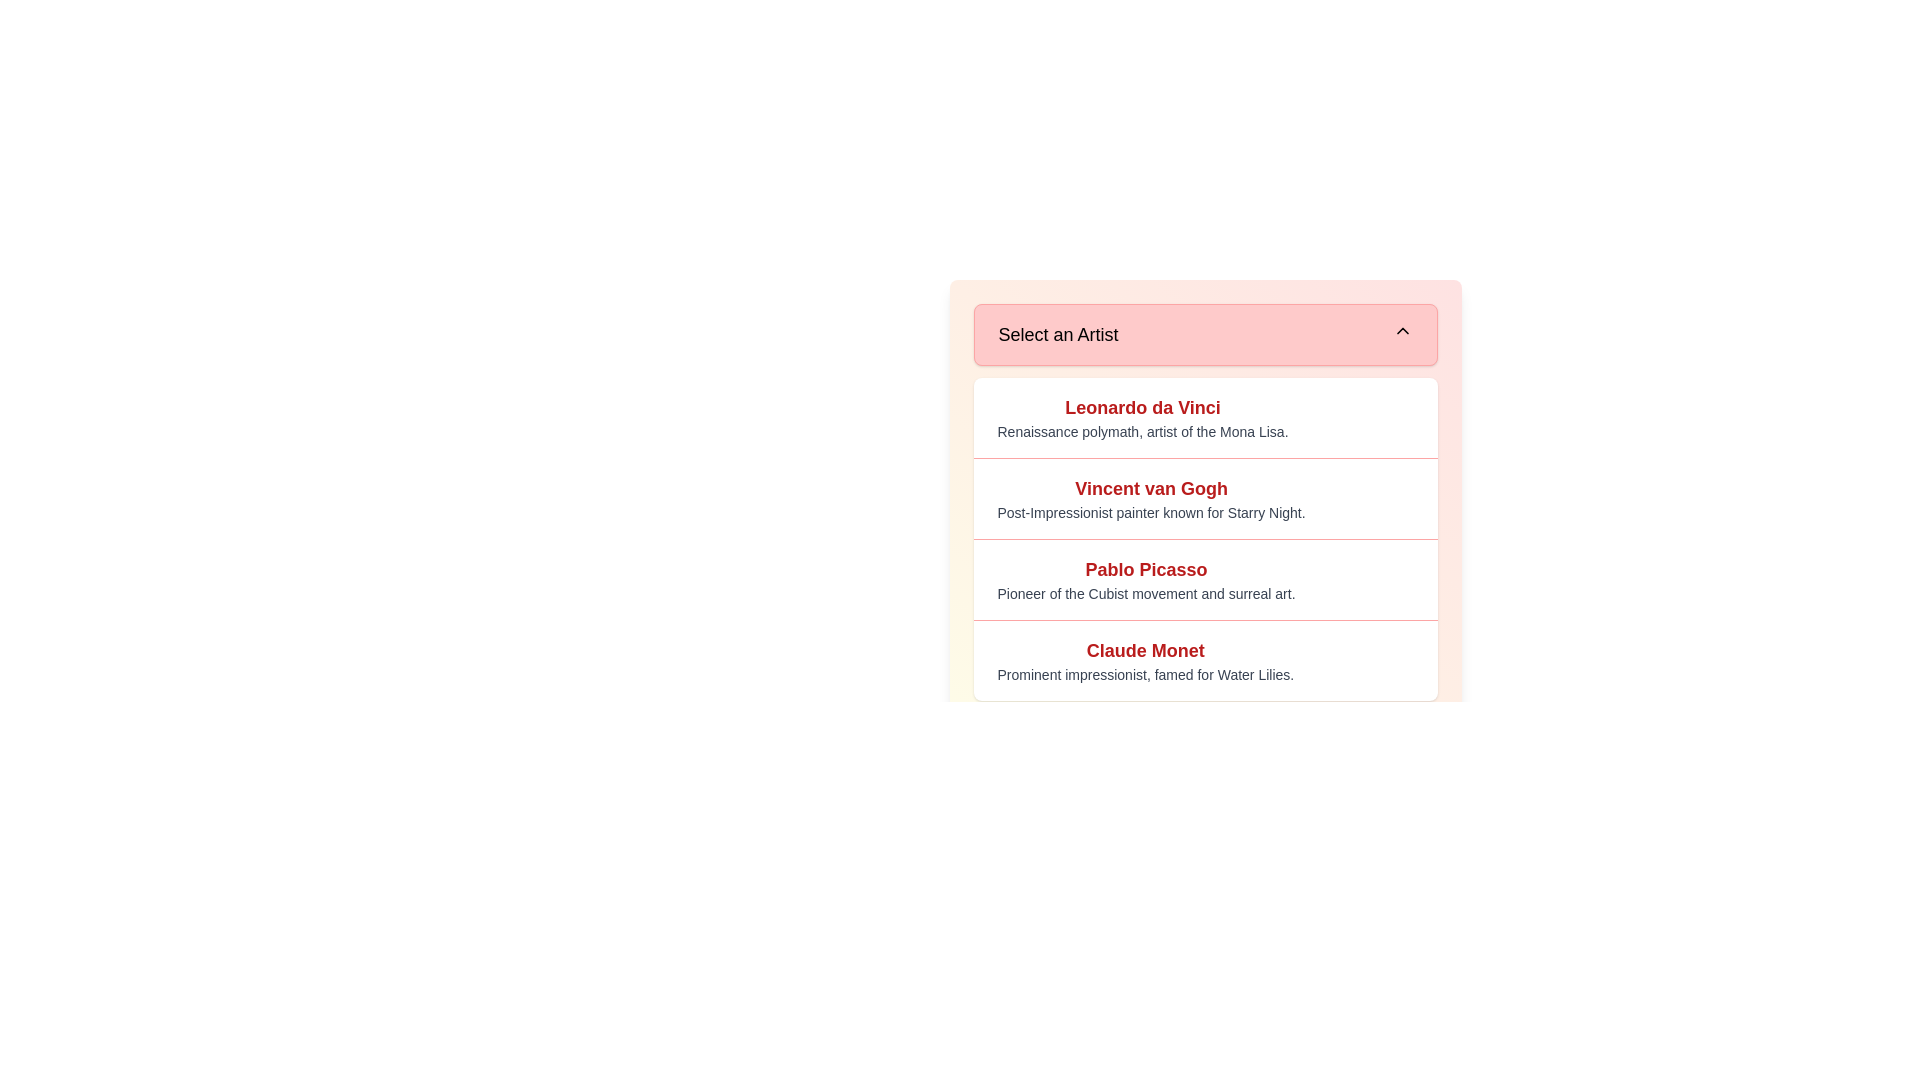 This screenshot has width=1920, height=1080. Describe the element at coordinates (1204, 497) in the screenshot. I see `descriptive text of the list item featuring 'Vincent van Gogh', which includes the name in bold red font and a description in gray font` at that location.